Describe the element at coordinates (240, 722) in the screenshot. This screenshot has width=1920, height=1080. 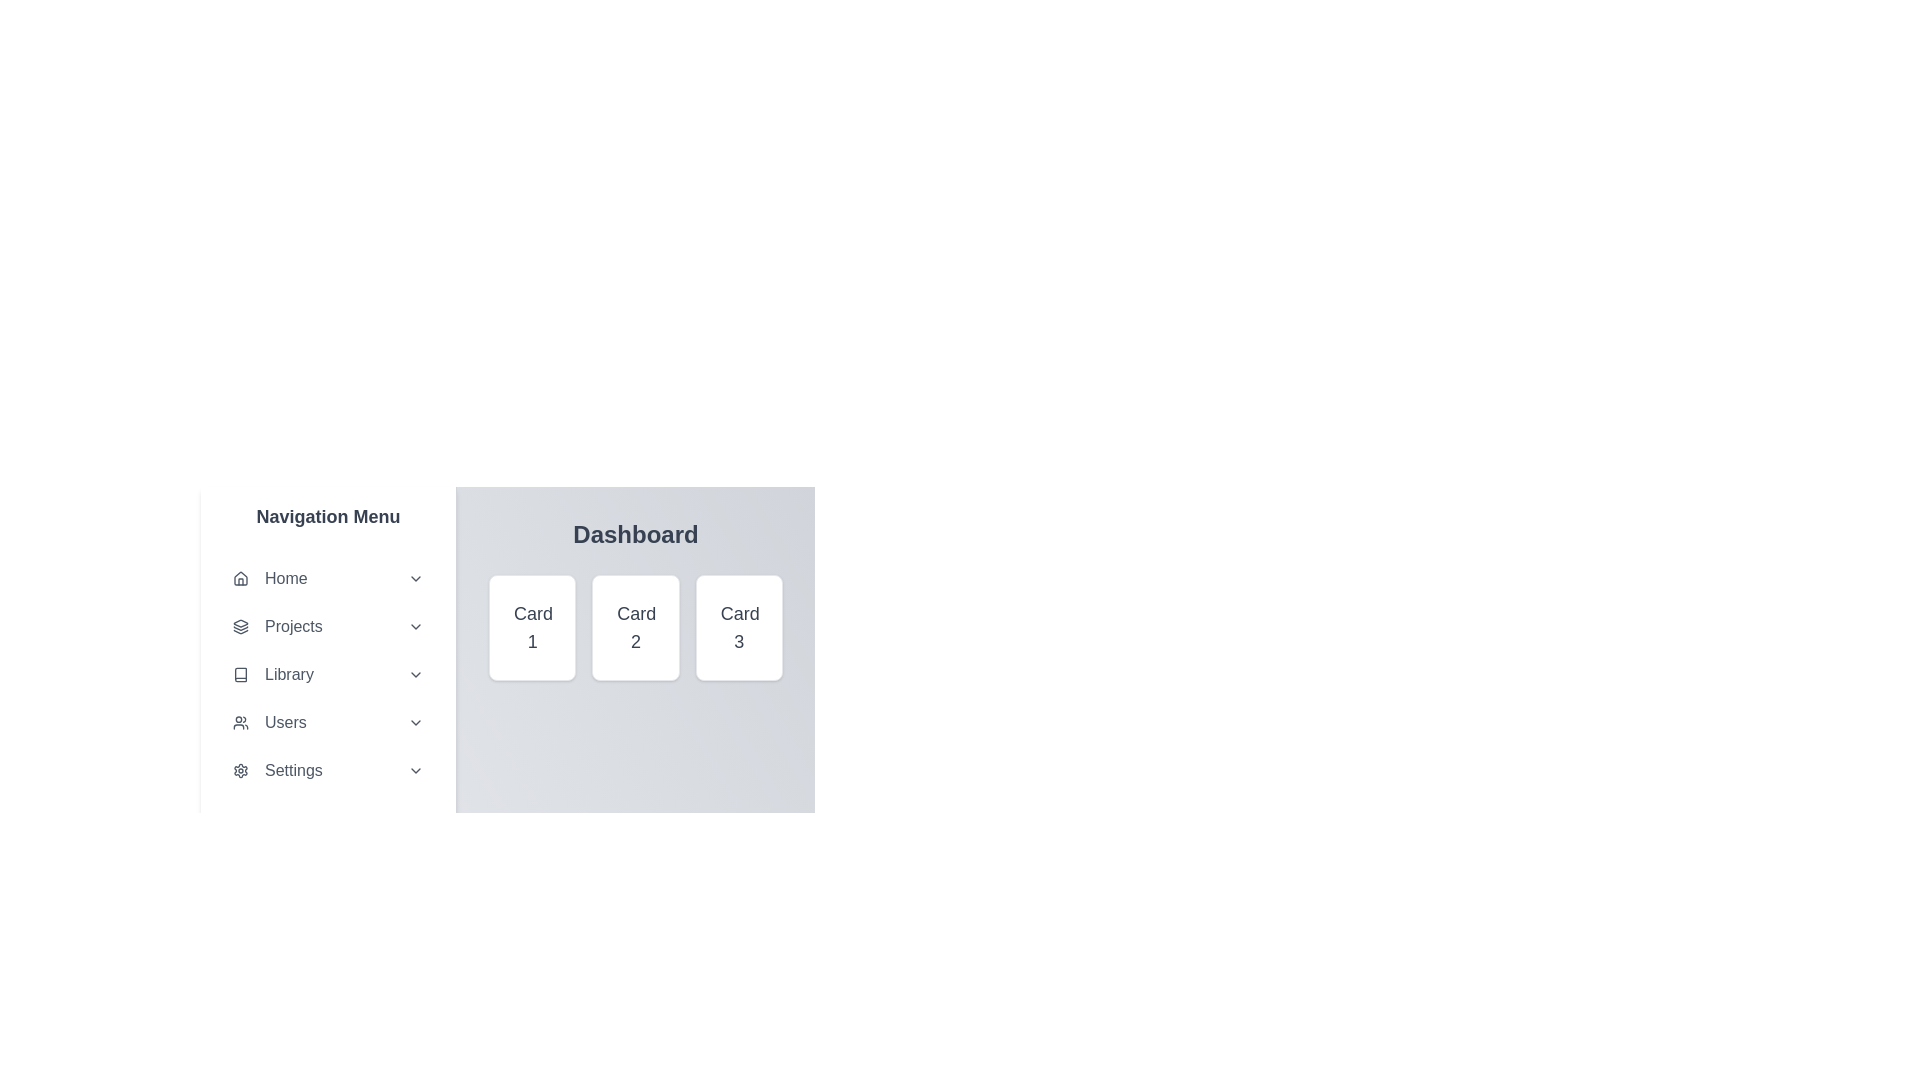
I see `the SVG icon representing a group of users, which is part of the navigation menu entry labeled 'Users'. This icon is located on the left side of the menu, preceding the 'Users' label` at that location.